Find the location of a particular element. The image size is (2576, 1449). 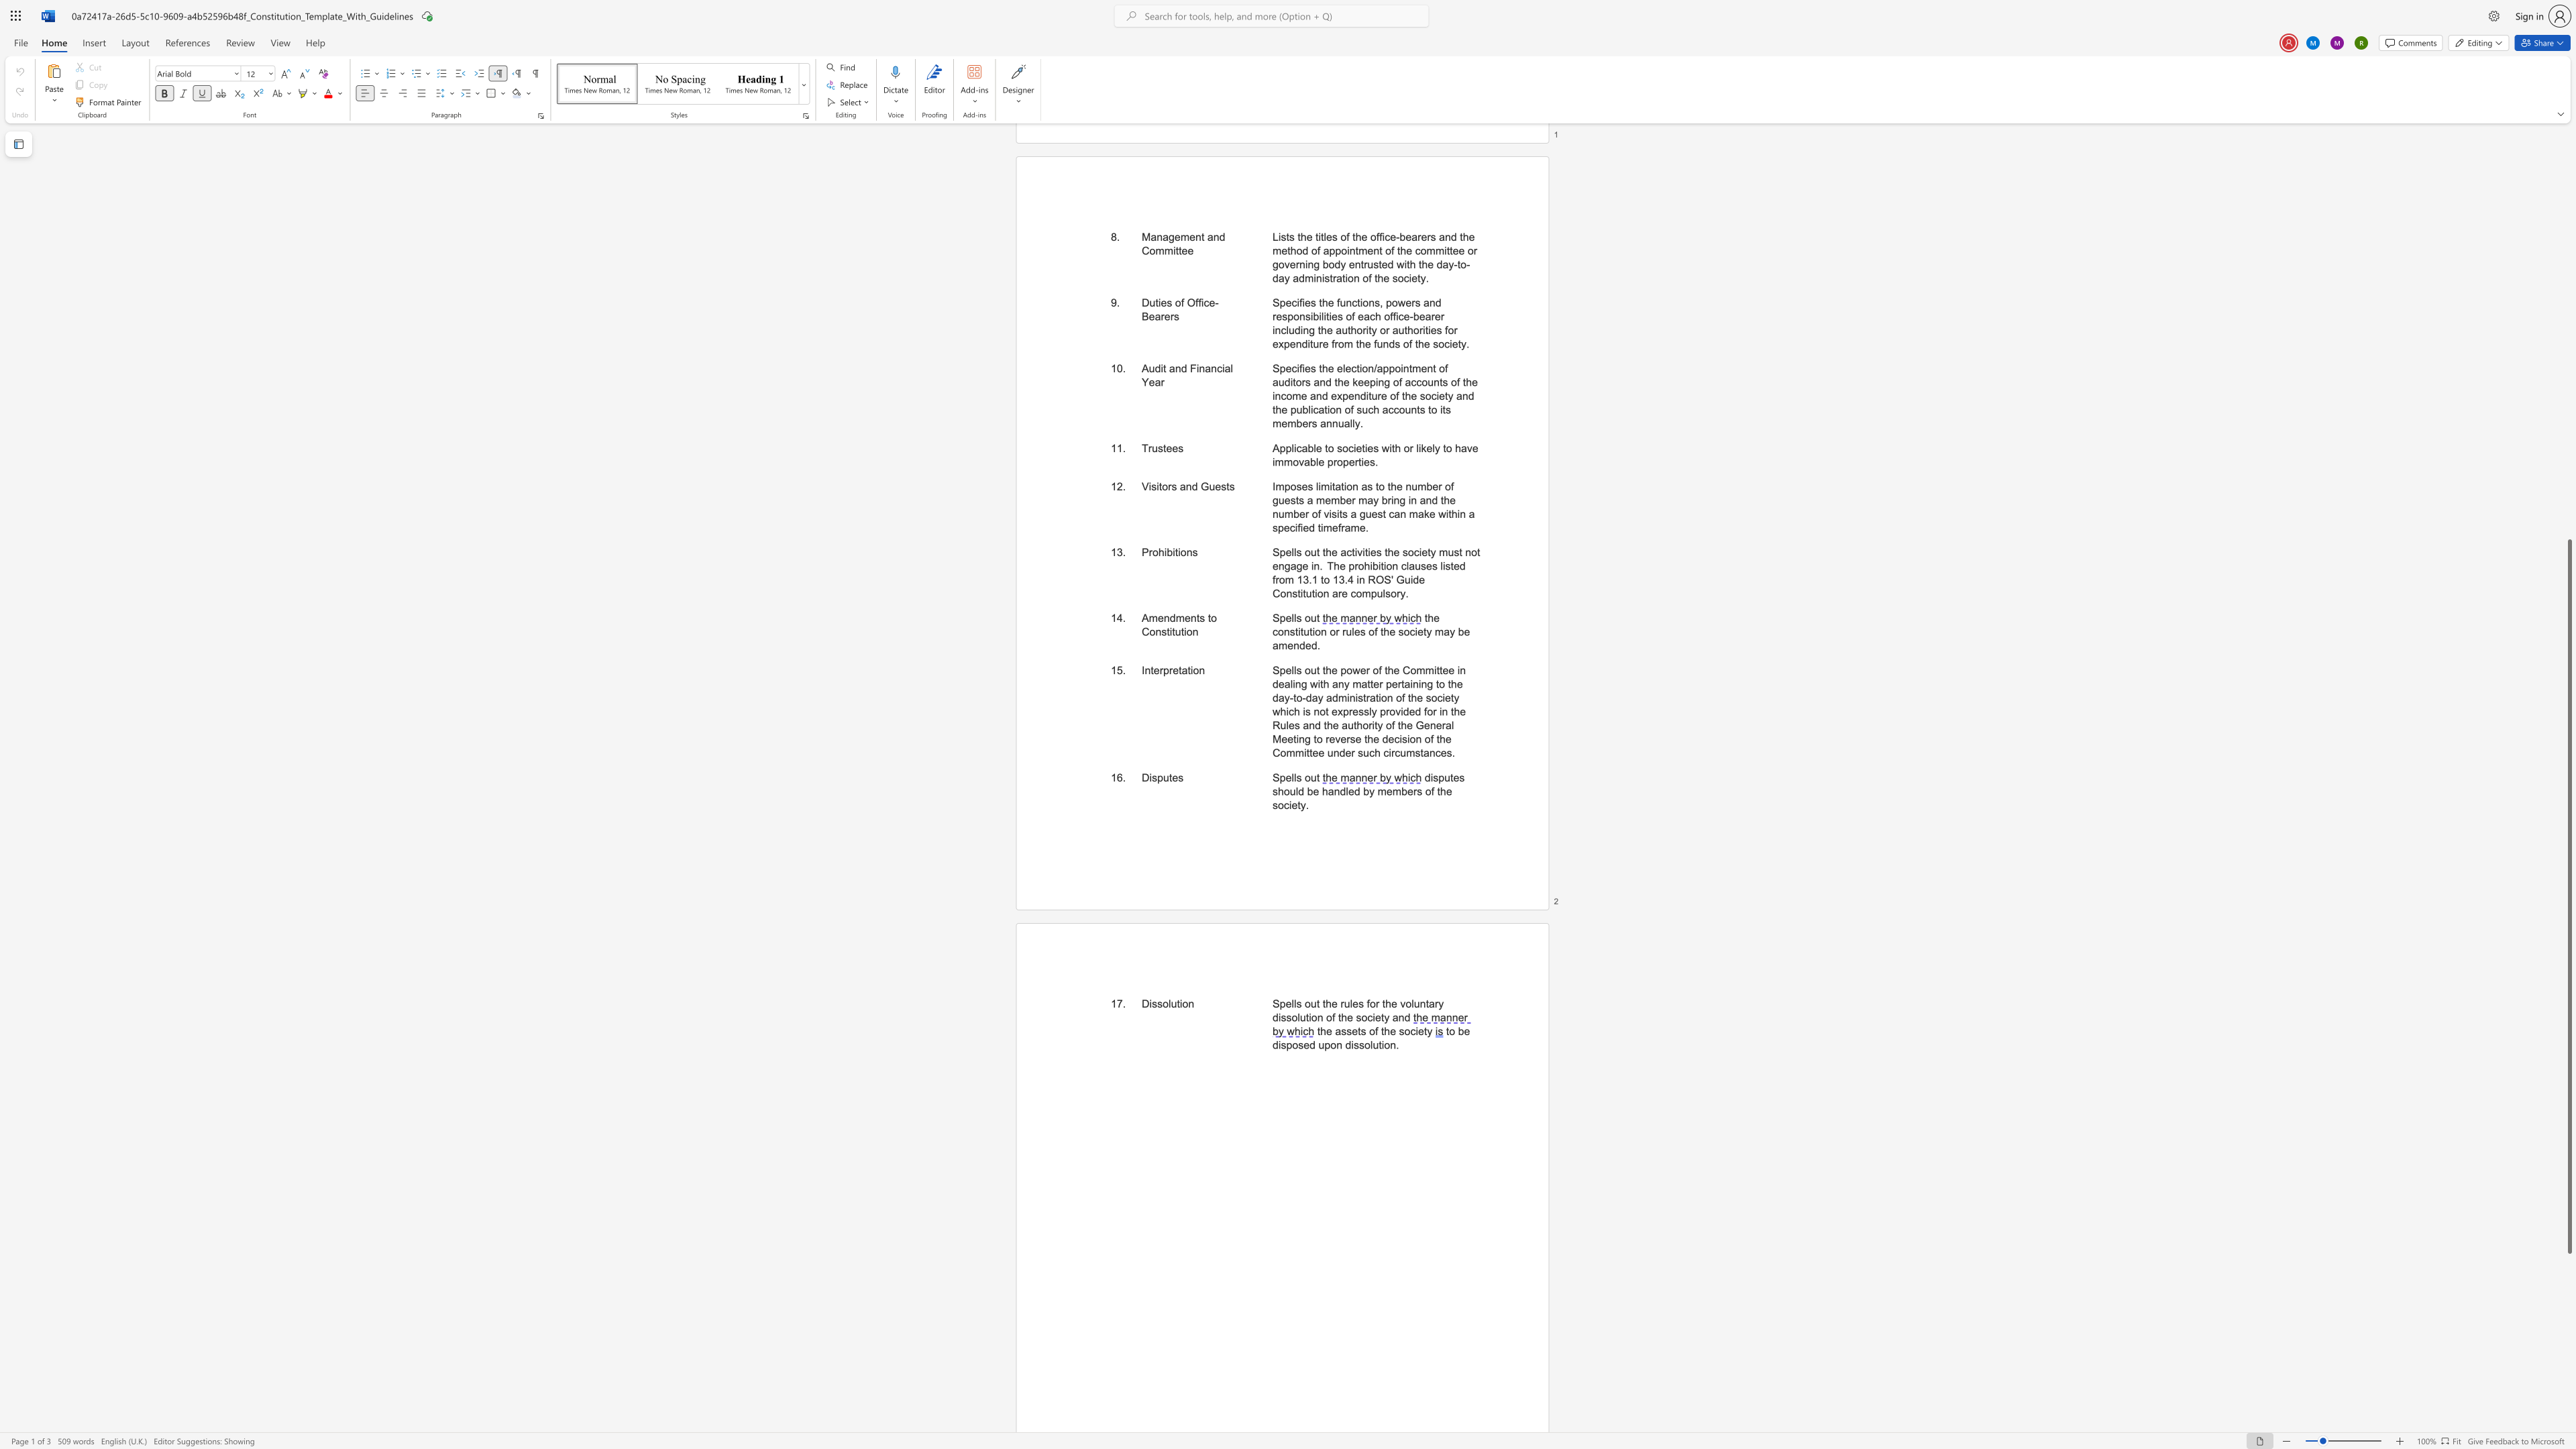

the subset text "ls ou" within the text "Spells out" is located at coordinates (1293, 776).